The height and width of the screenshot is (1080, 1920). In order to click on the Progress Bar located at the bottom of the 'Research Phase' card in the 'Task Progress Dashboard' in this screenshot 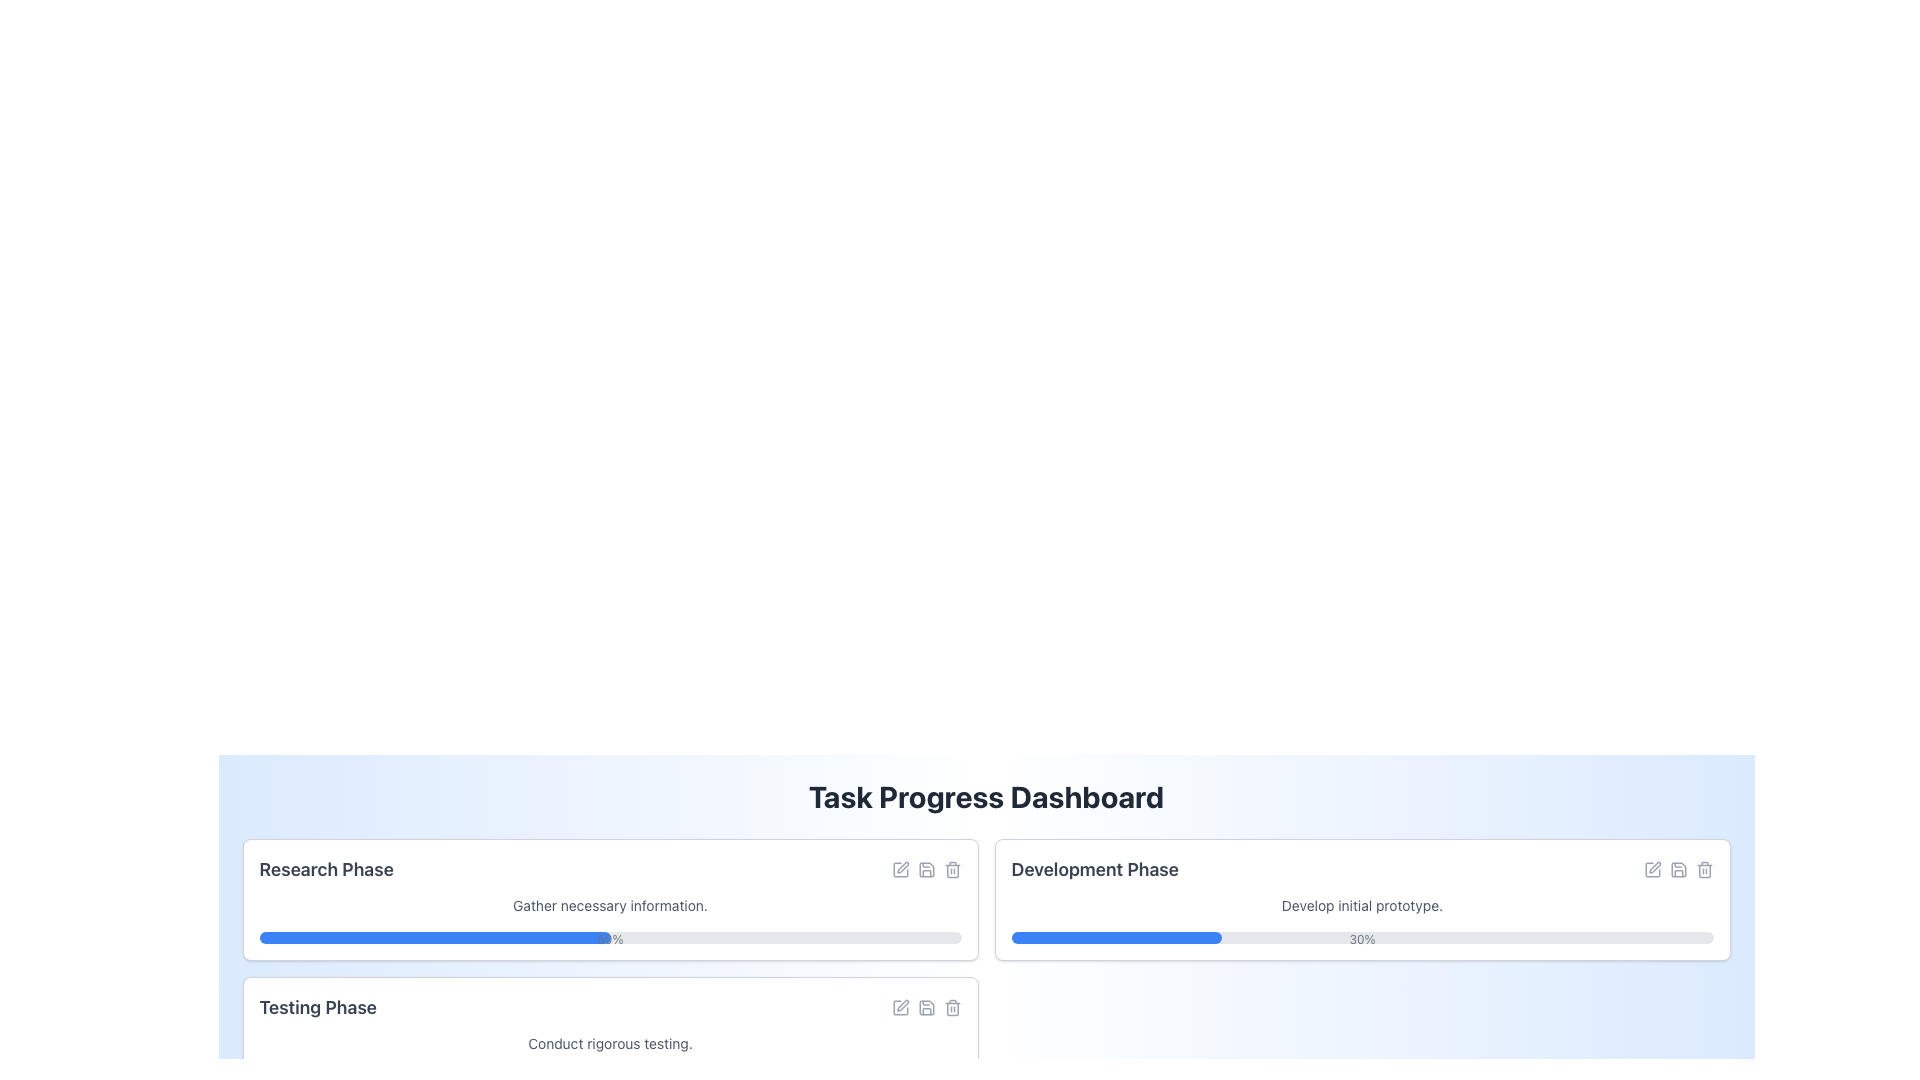, I will do `click(609, 937)`.